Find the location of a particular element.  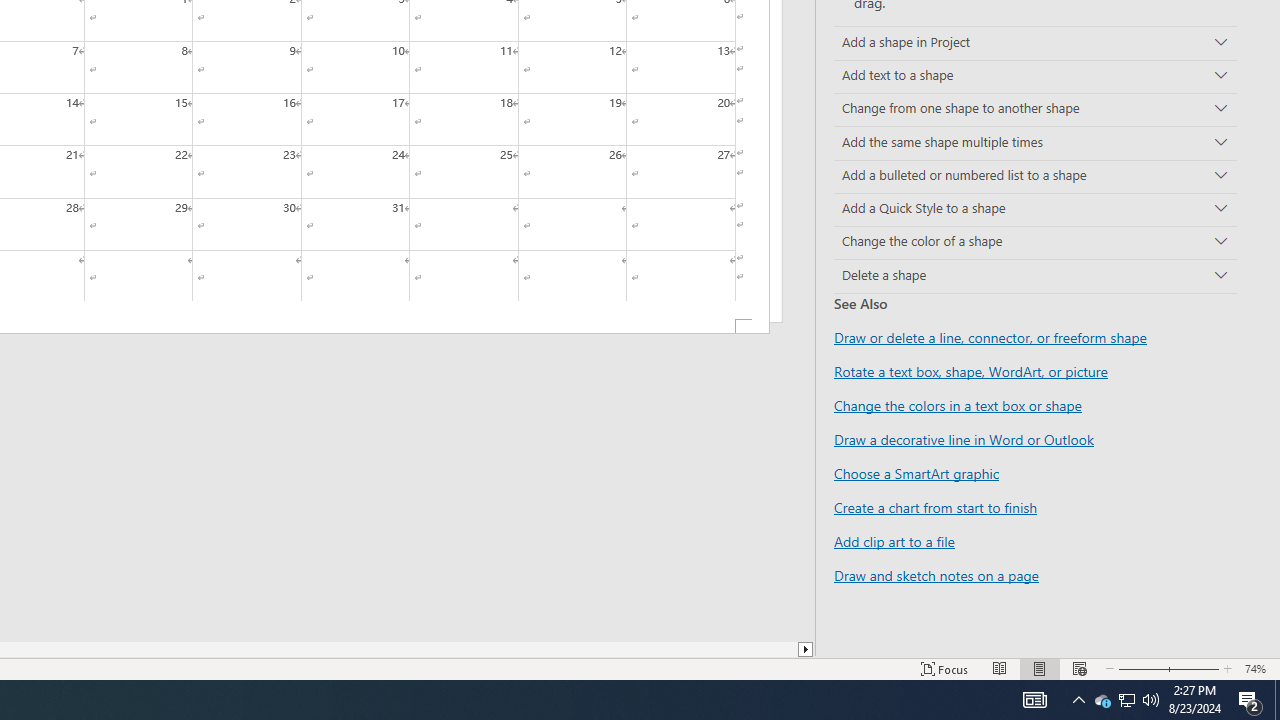

'Focus ' is located at coordinates (943, 669).